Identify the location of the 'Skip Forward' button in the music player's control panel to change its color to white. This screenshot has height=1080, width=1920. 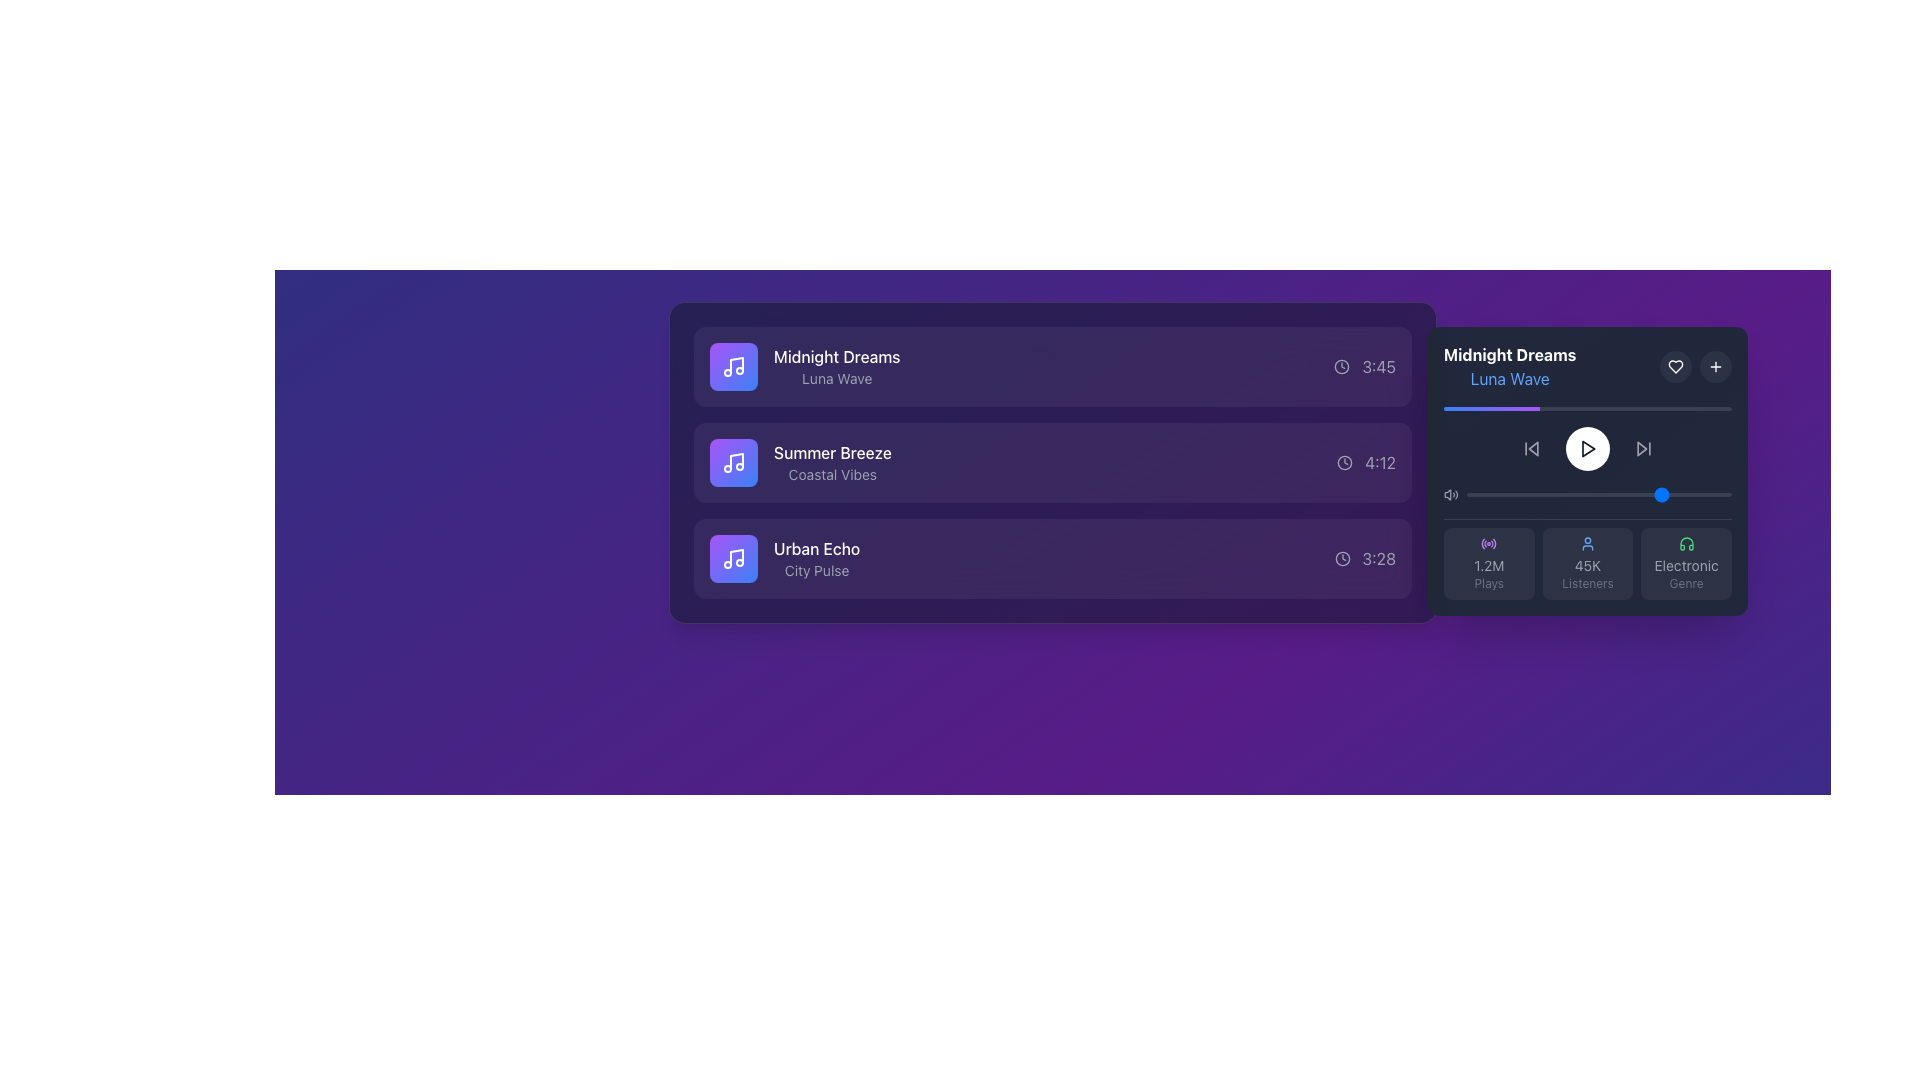
(1643, 447).